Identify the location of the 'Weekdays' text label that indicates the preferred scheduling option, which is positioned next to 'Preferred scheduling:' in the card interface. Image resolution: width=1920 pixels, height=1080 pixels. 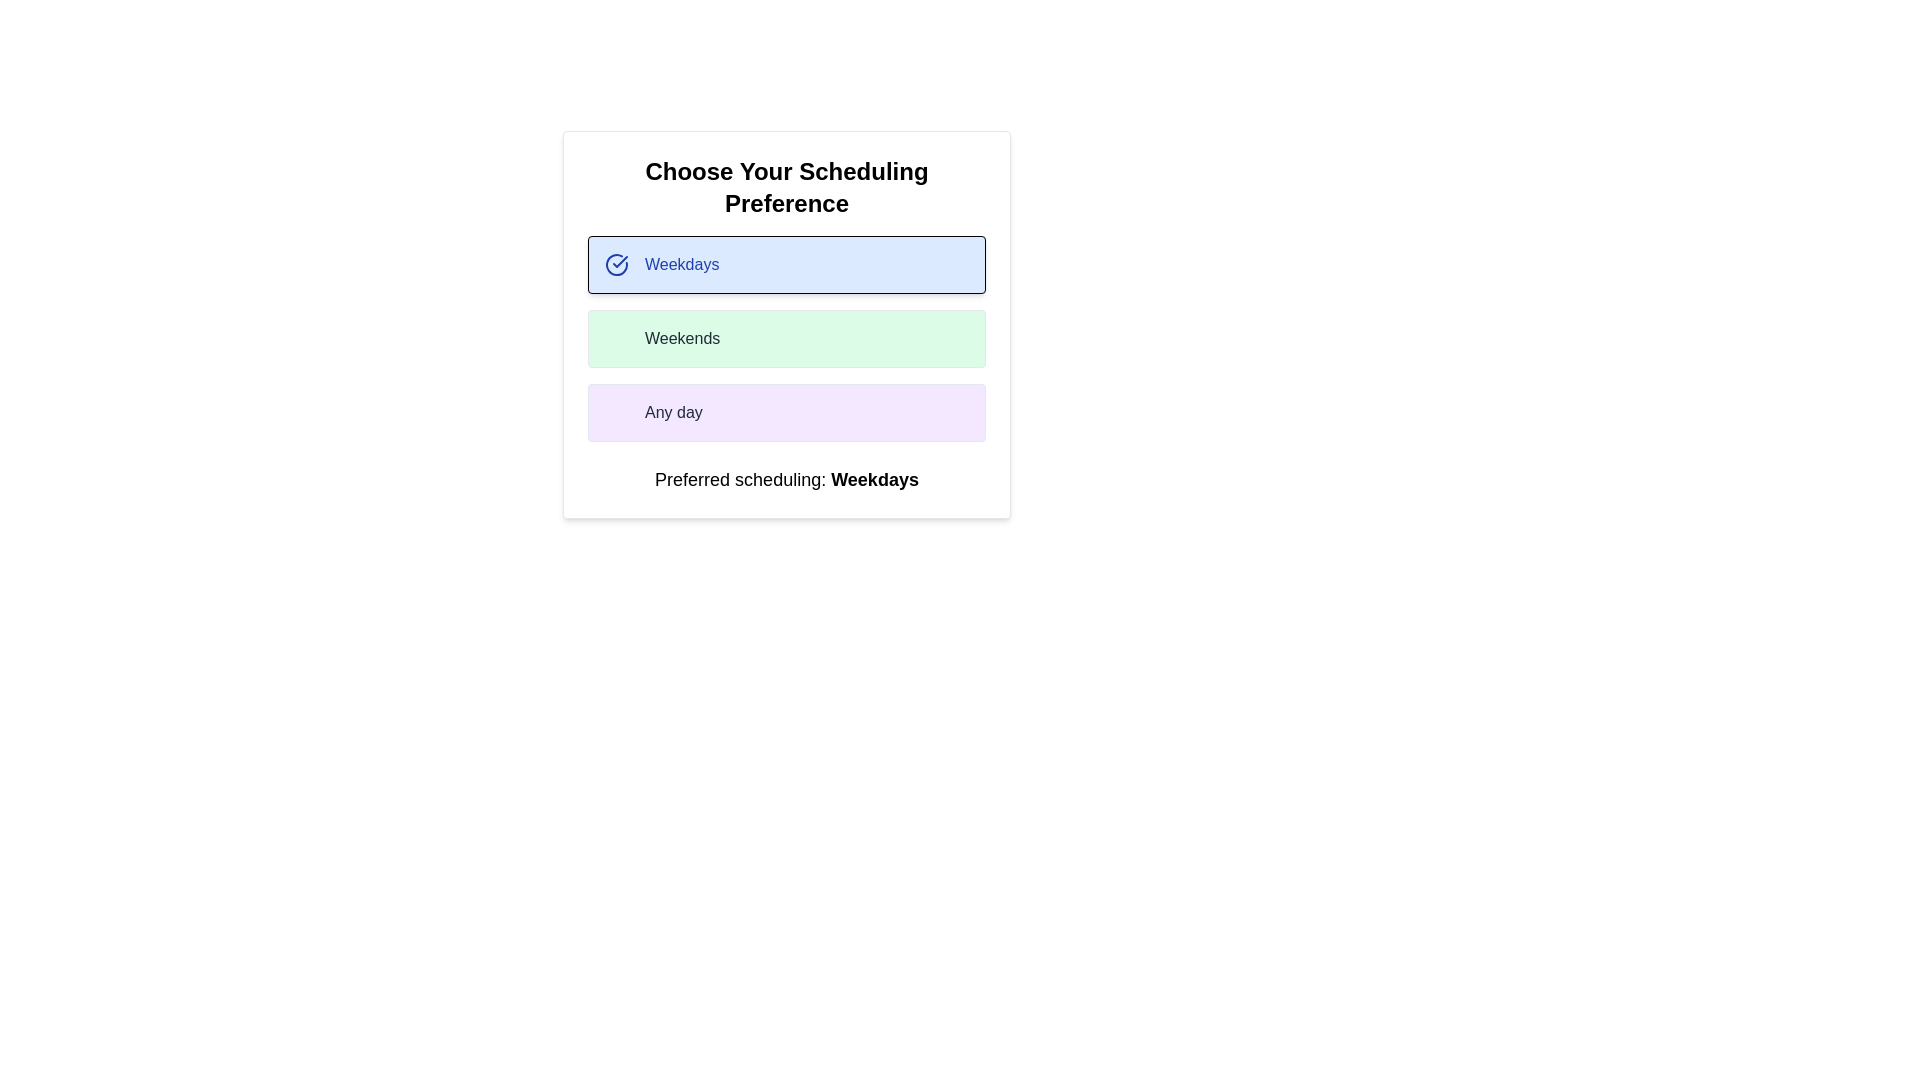
(875, 479).